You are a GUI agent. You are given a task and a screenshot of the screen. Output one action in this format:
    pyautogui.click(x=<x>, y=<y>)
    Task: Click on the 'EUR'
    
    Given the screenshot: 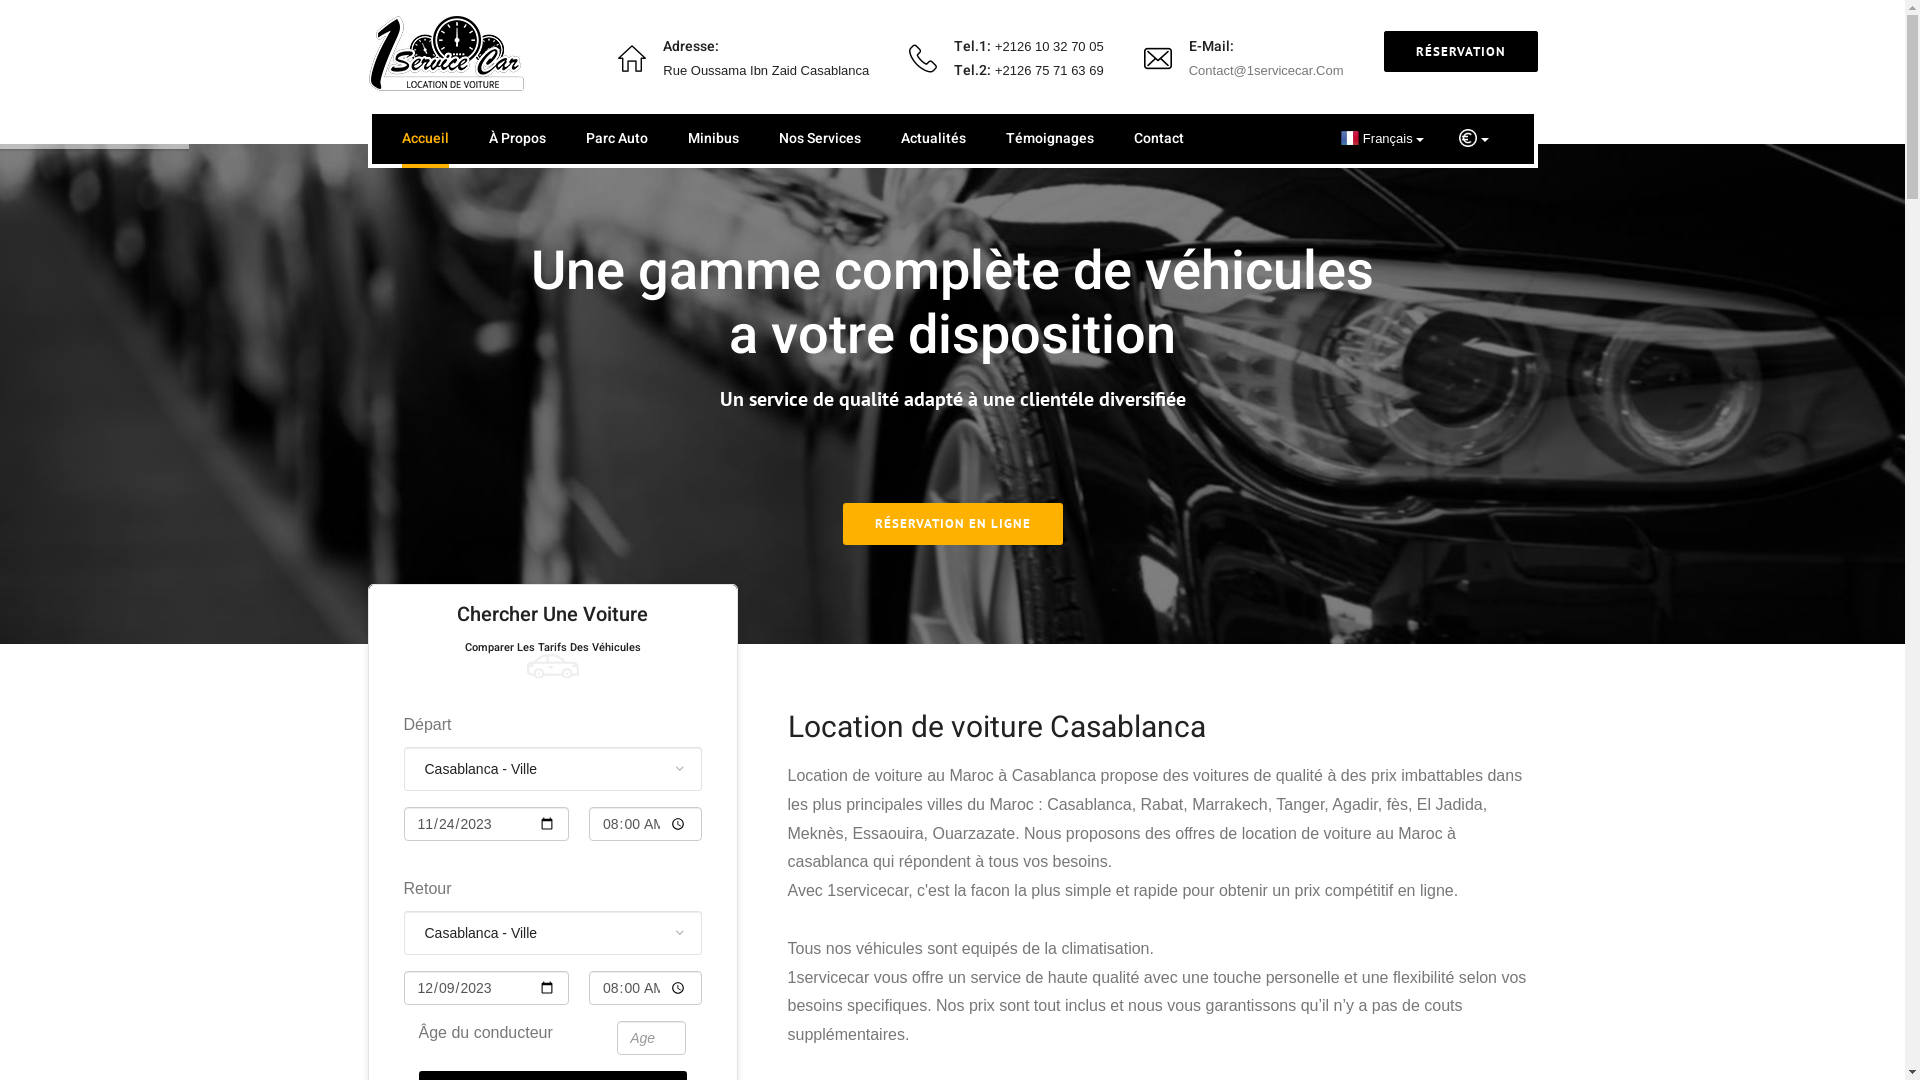 What is the action you would take?
    pyautogui.click(x=1473, y=137)
    